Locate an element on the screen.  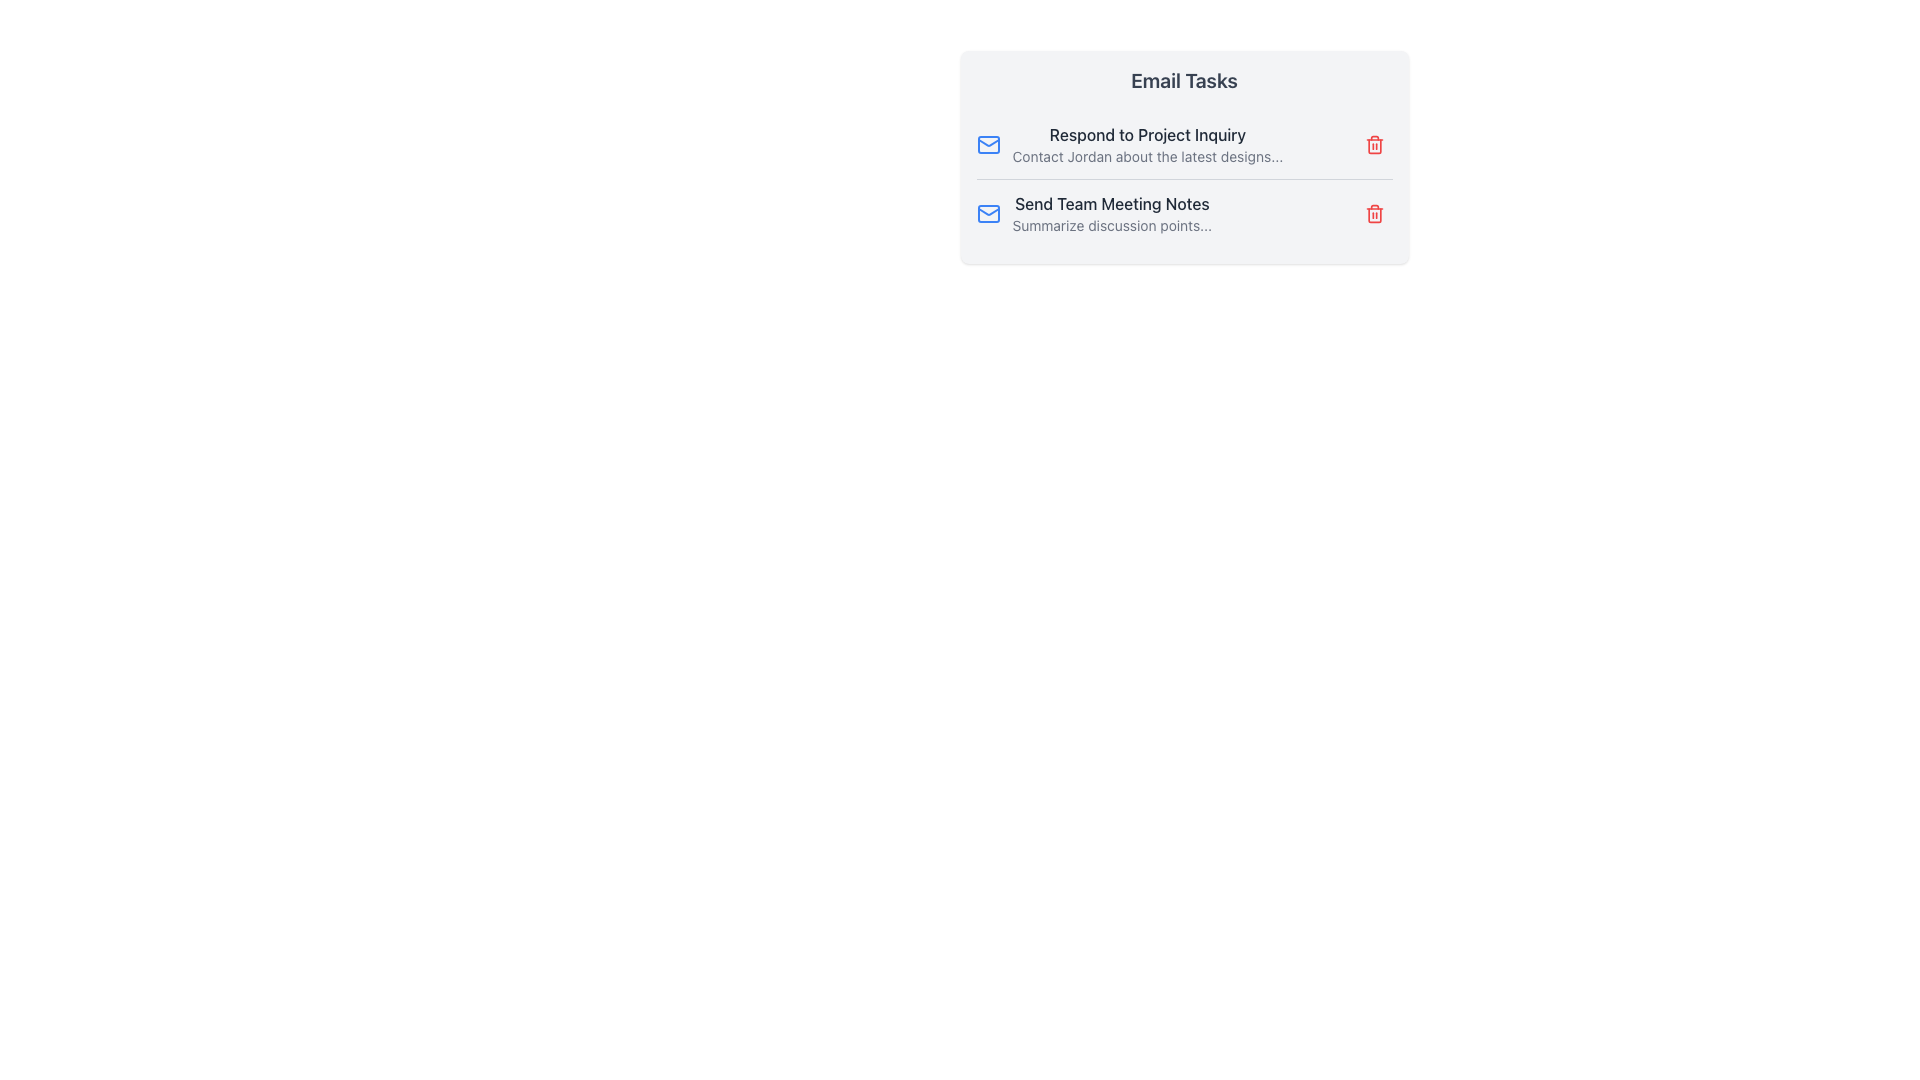
the delete button located at the far right of the 'Send Team Meeting Notes' row is located at coordinates (1373, 213).